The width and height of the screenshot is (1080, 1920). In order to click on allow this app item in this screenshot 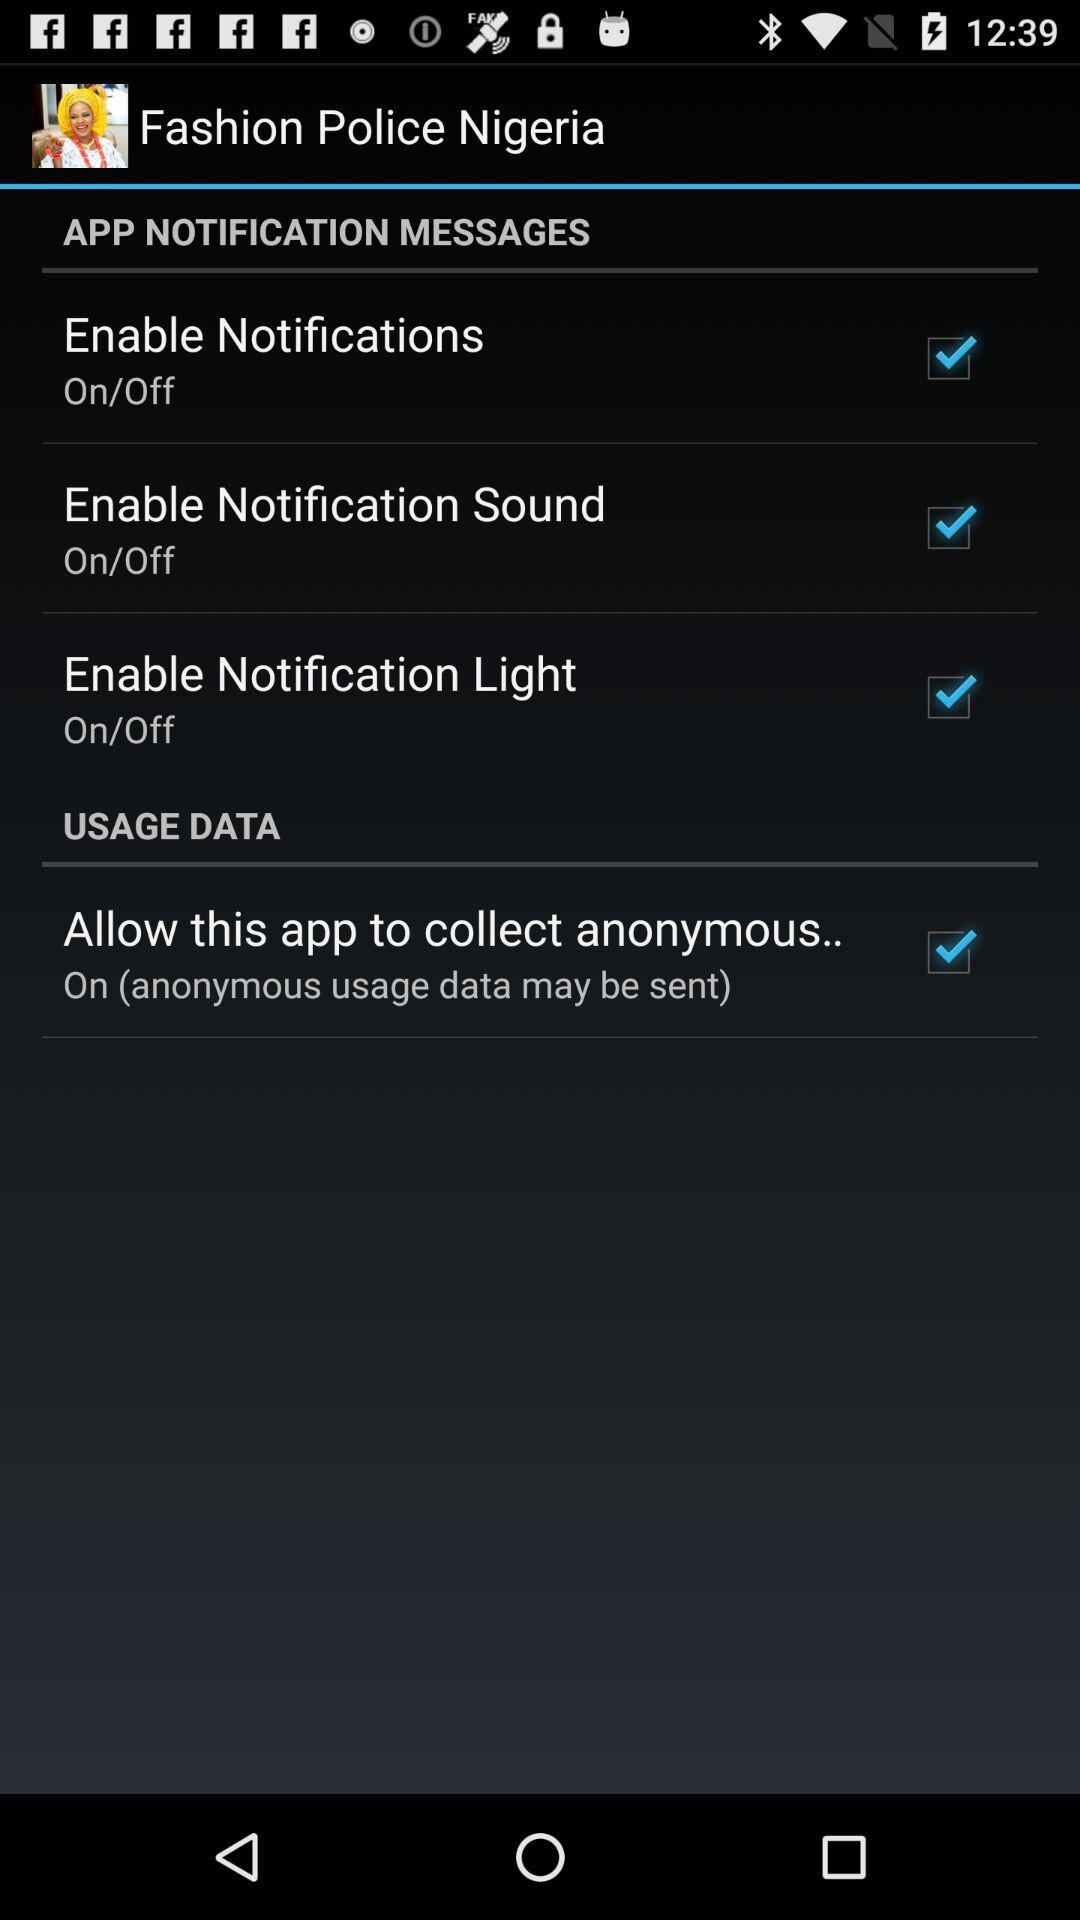, I will do `click(463, 926)`.